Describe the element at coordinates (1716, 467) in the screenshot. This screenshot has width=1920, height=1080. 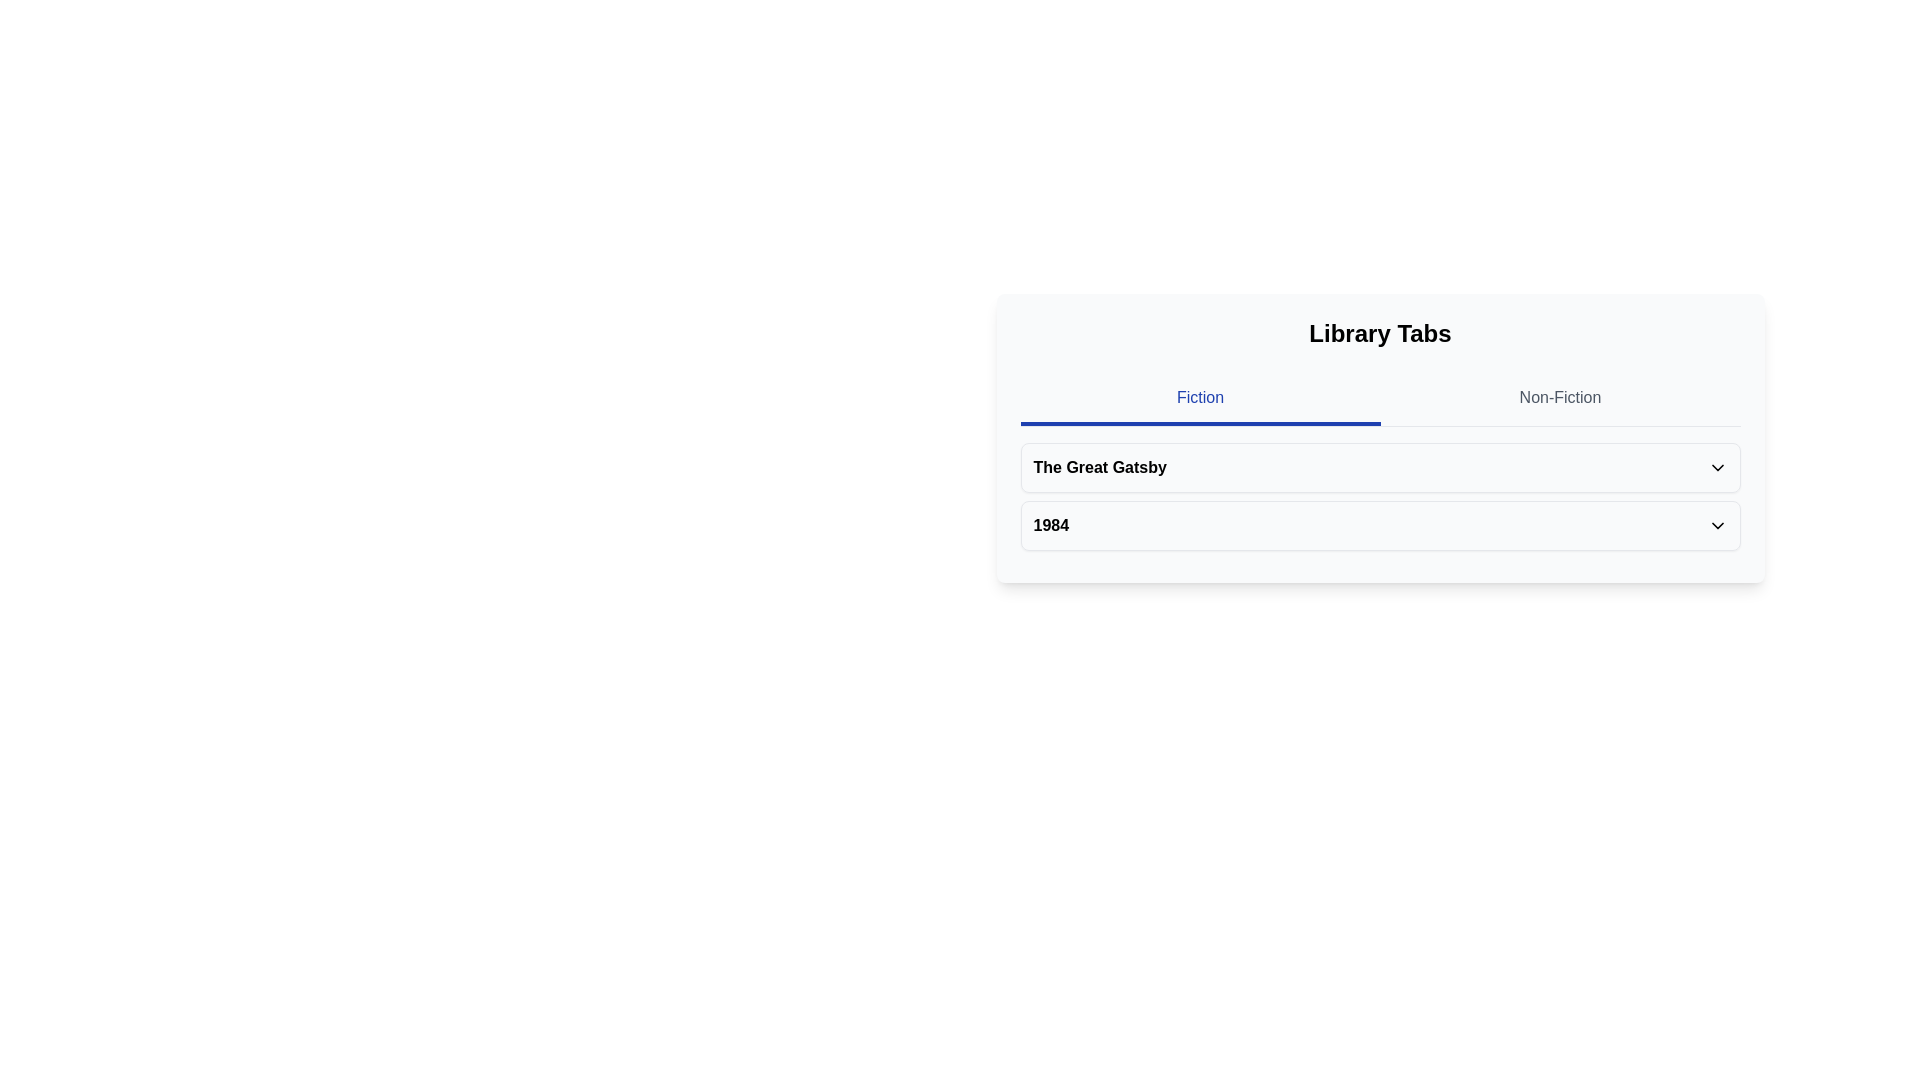
I see `the Dropdown Trigger Icon located` at that location.